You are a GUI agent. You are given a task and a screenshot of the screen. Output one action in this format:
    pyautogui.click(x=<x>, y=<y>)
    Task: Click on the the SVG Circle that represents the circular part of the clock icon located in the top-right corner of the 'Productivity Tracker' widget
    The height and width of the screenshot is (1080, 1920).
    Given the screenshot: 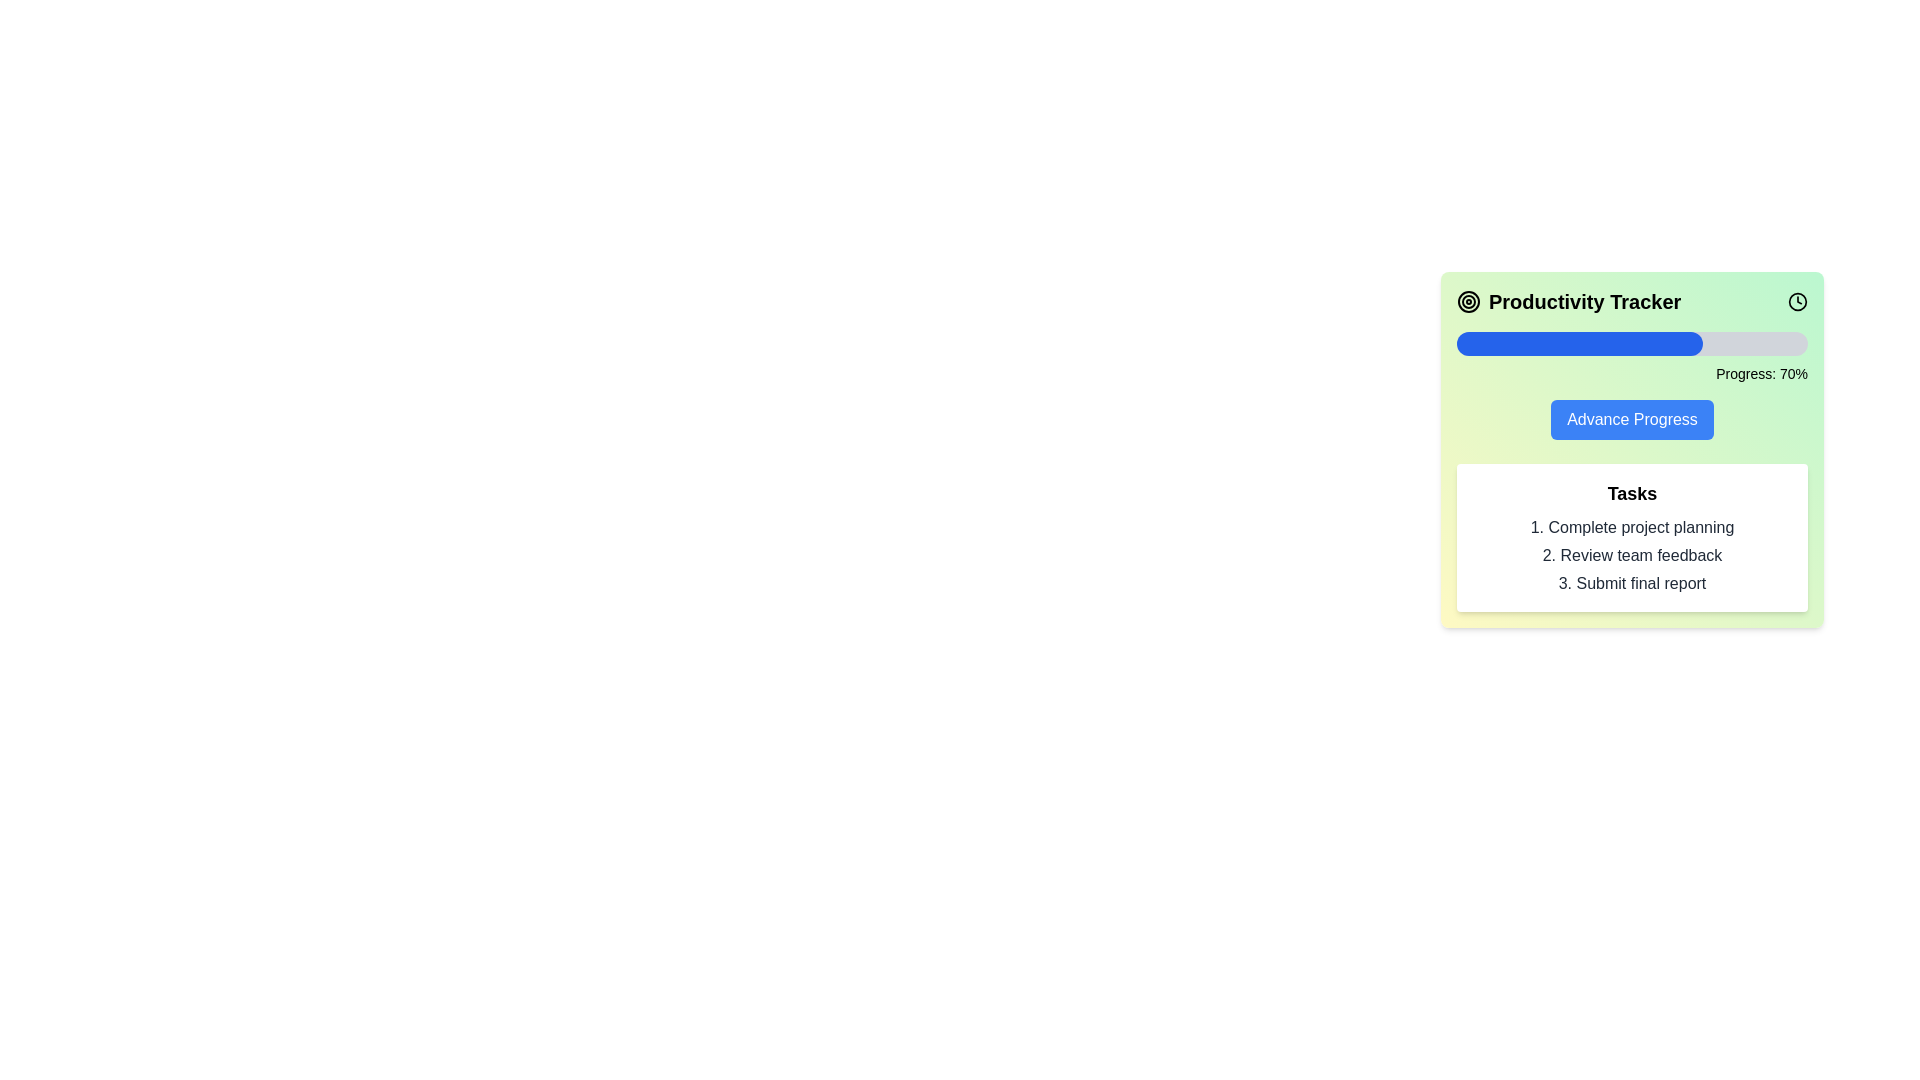 What is the action you would take?
    pyautogui.click(x=1798, y=301)
    